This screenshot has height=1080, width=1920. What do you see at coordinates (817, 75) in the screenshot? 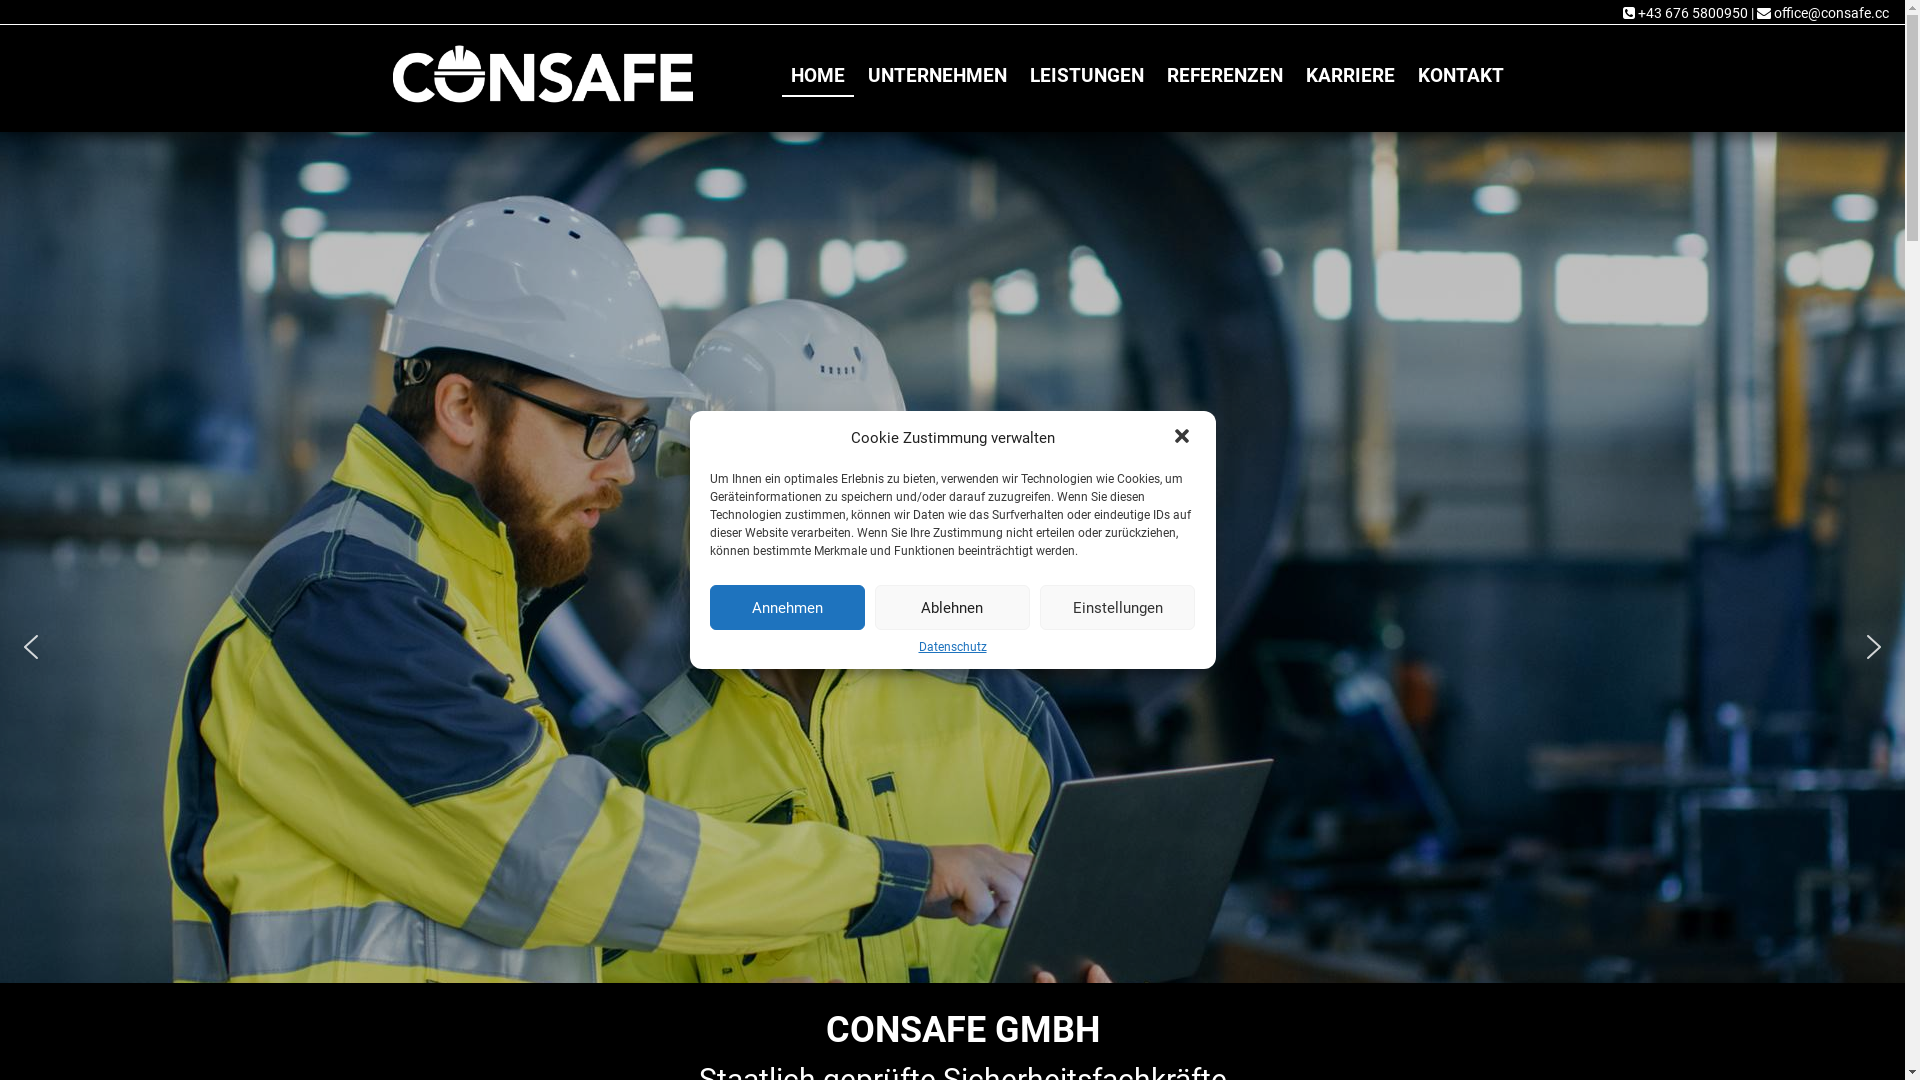
I see `'HOME'` at bounding box center [817, 75].